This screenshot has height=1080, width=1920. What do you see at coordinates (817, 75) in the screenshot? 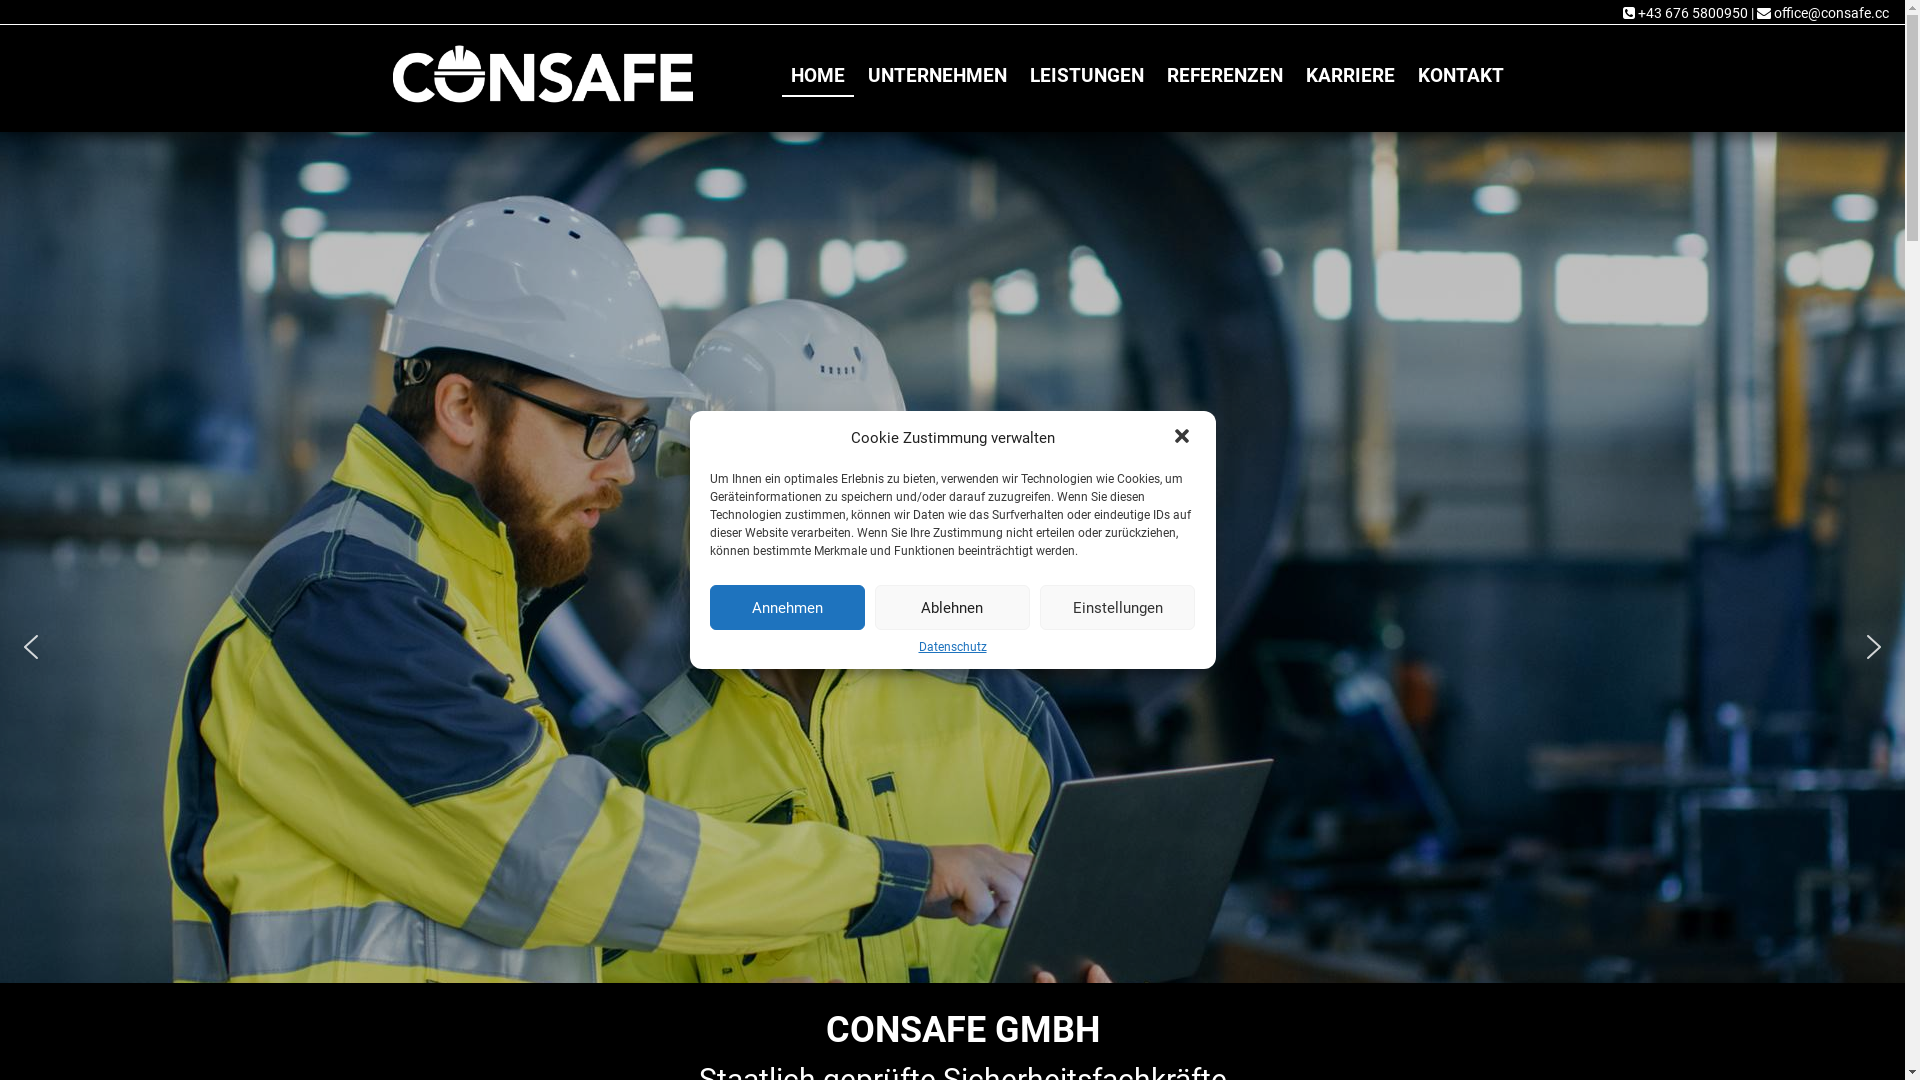
I see `'HOME'` at bounding box center [817, 75].